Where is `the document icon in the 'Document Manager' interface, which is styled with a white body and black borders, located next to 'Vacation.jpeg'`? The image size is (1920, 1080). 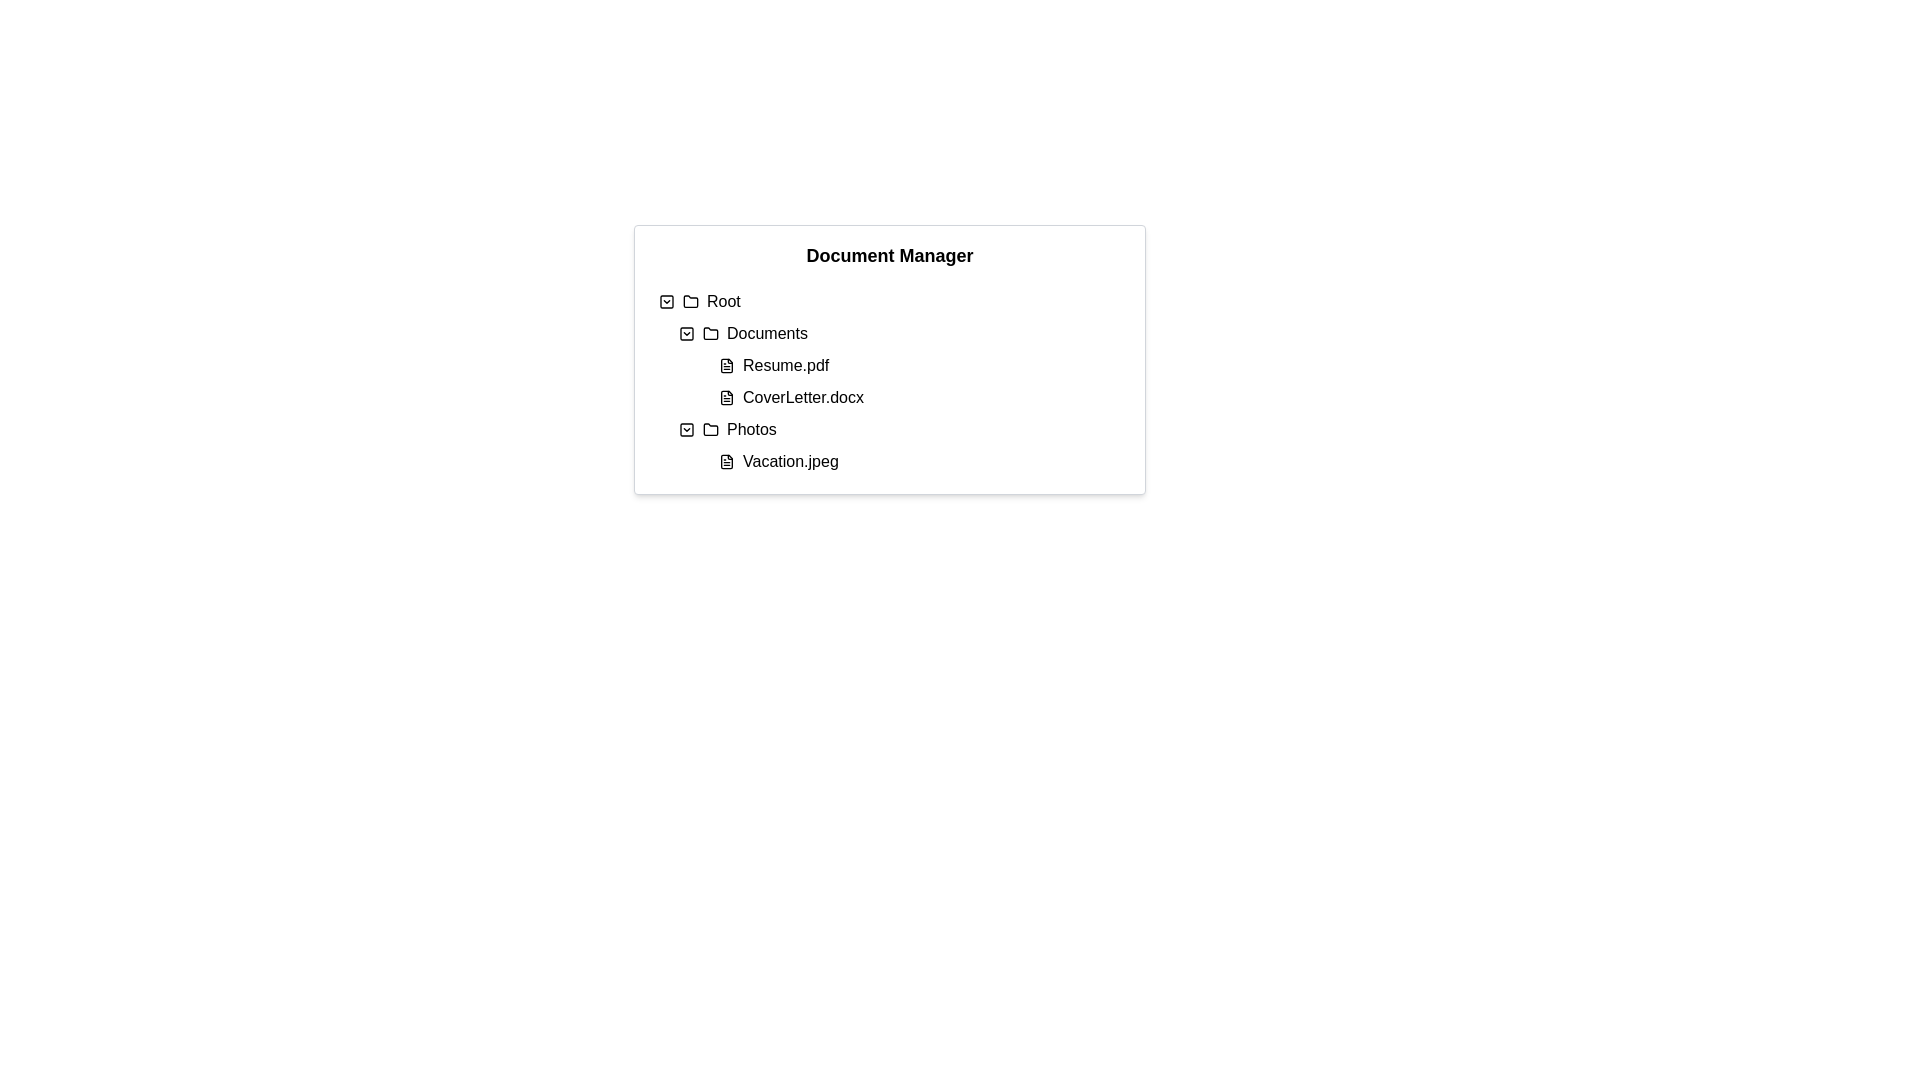
the document icon in the 'Document Manager' interface, which is styled with a white body and black borders, located next to 'Vacation.jpeg' is located at coordinates (725, 462).